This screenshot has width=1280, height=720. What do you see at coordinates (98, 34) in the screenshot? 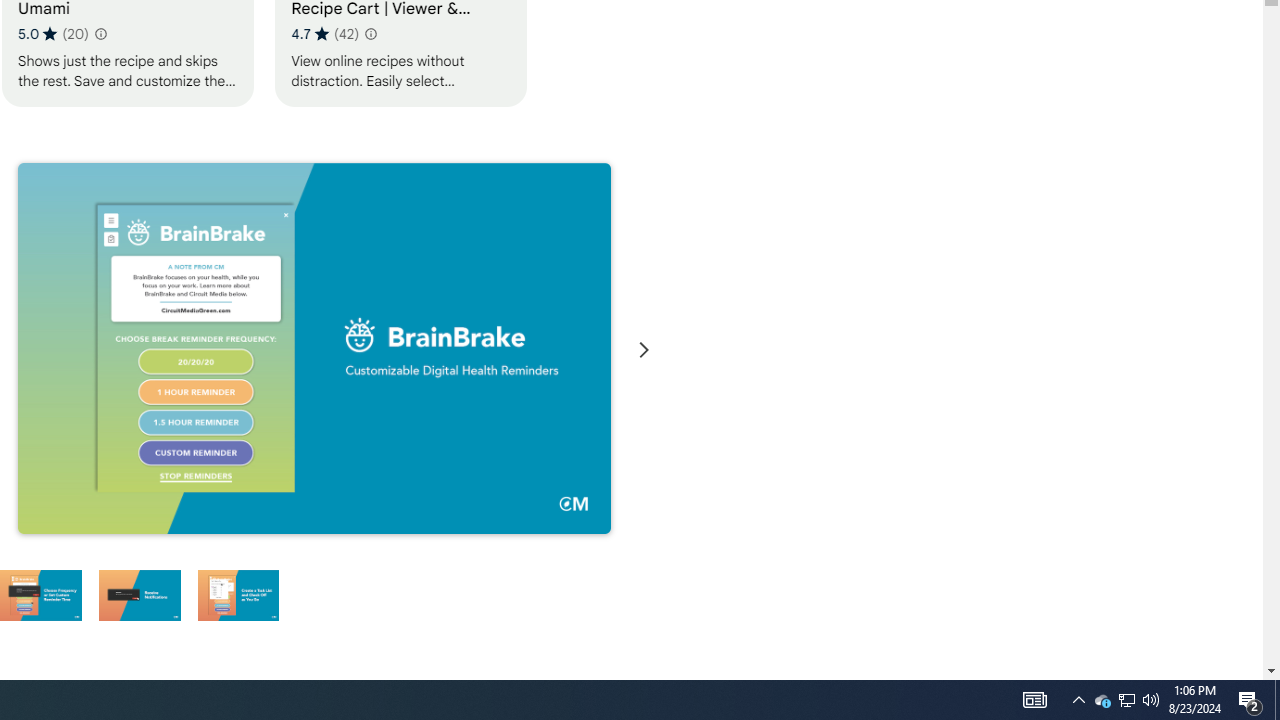
I see `'Learn more about results and reviews "Umami"'` at bounding box center [98, 34].